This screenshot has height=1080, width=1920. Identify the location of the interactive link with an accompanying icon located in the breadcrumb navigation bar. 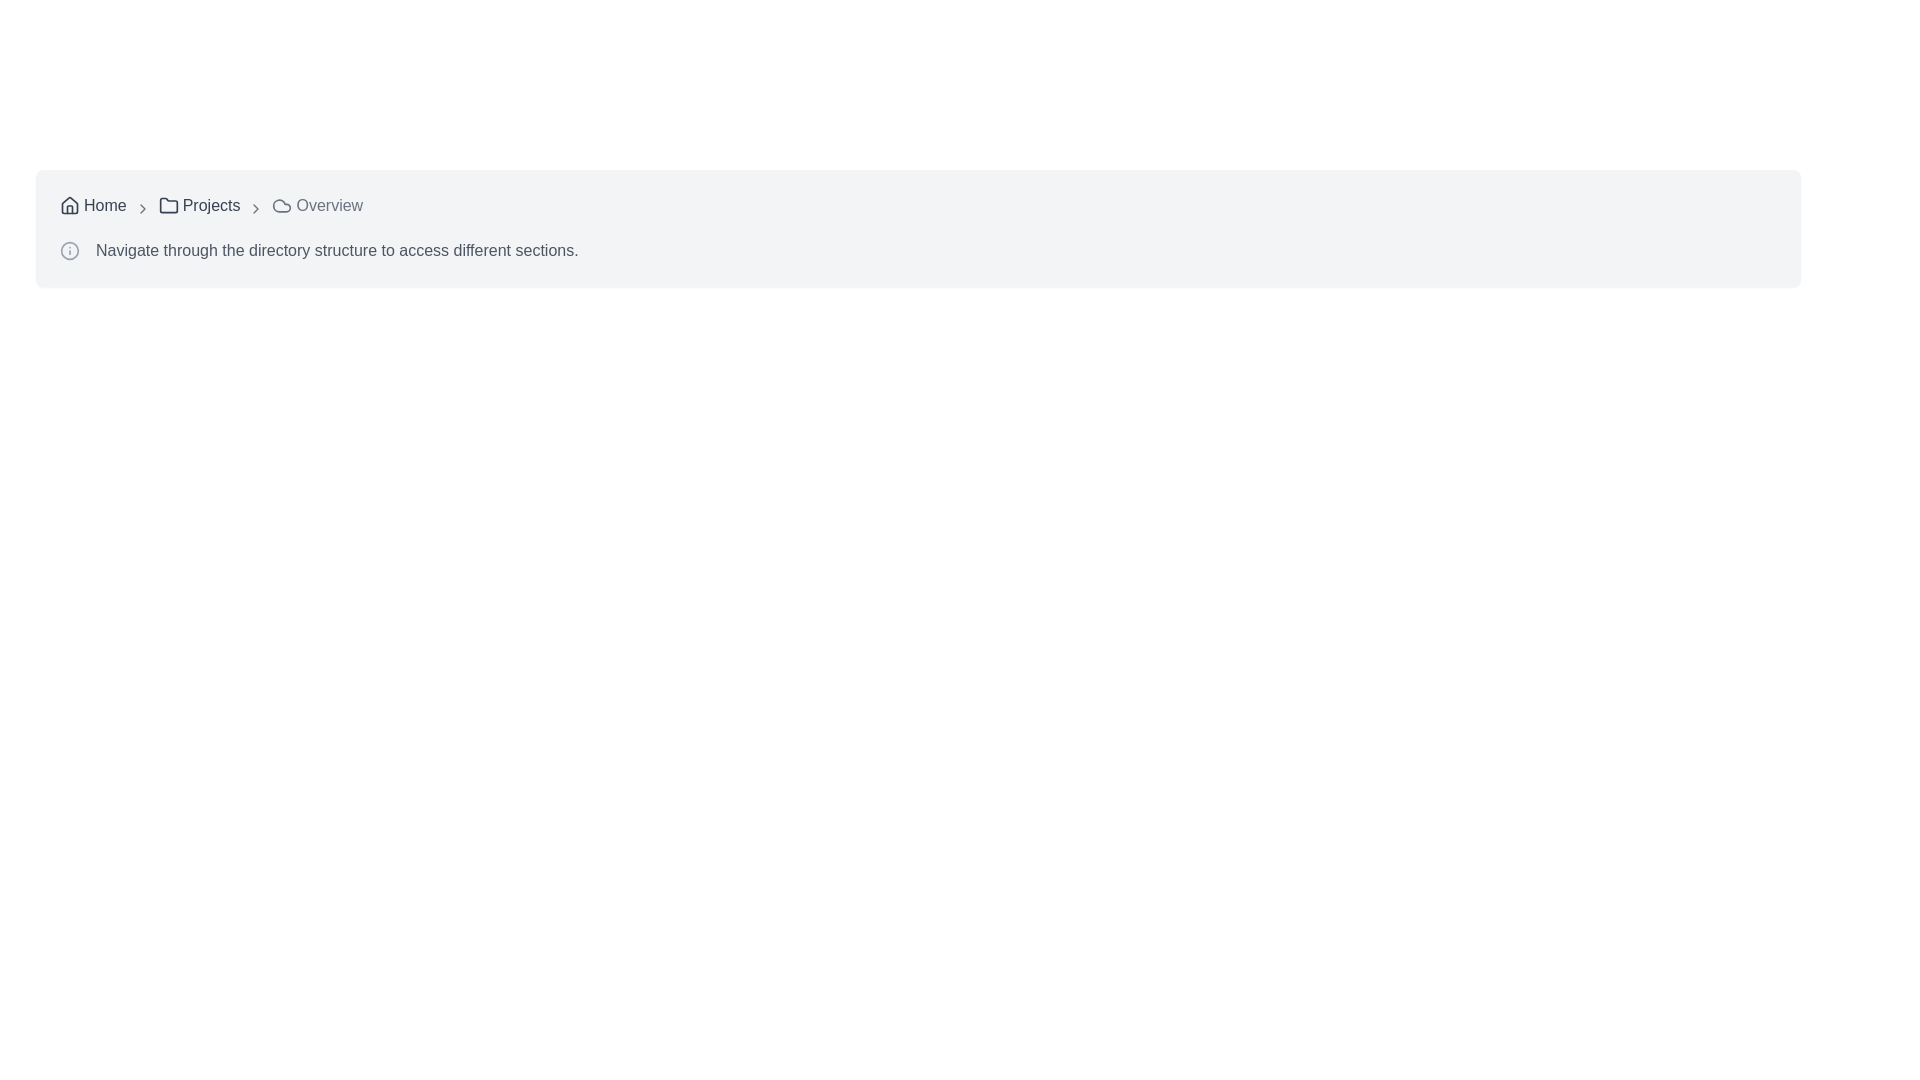
(199, 205).